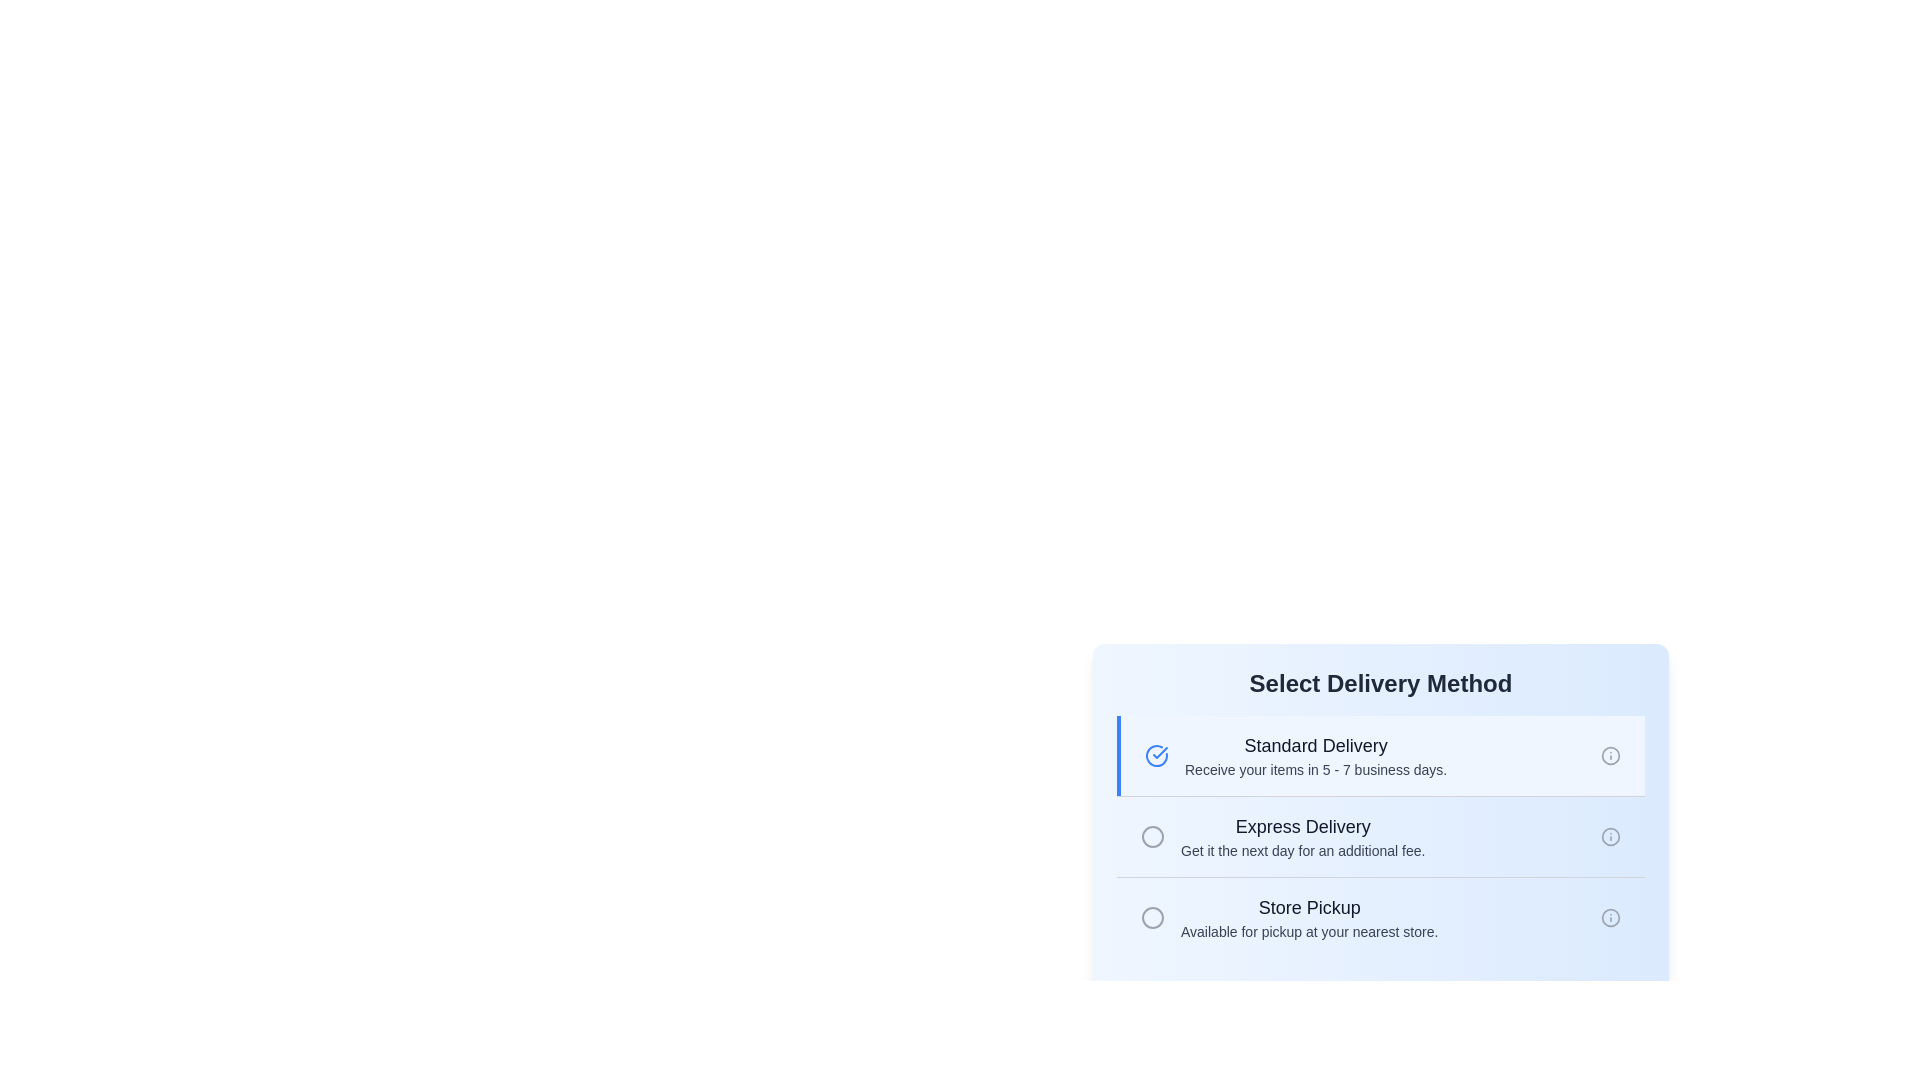  What do you see at coordinates (1289, 918) in the screenshot?
I see `the third selectable delivery method option for store pickup located below the 'Express Delivery' option` at bounding box center [1289, 918].